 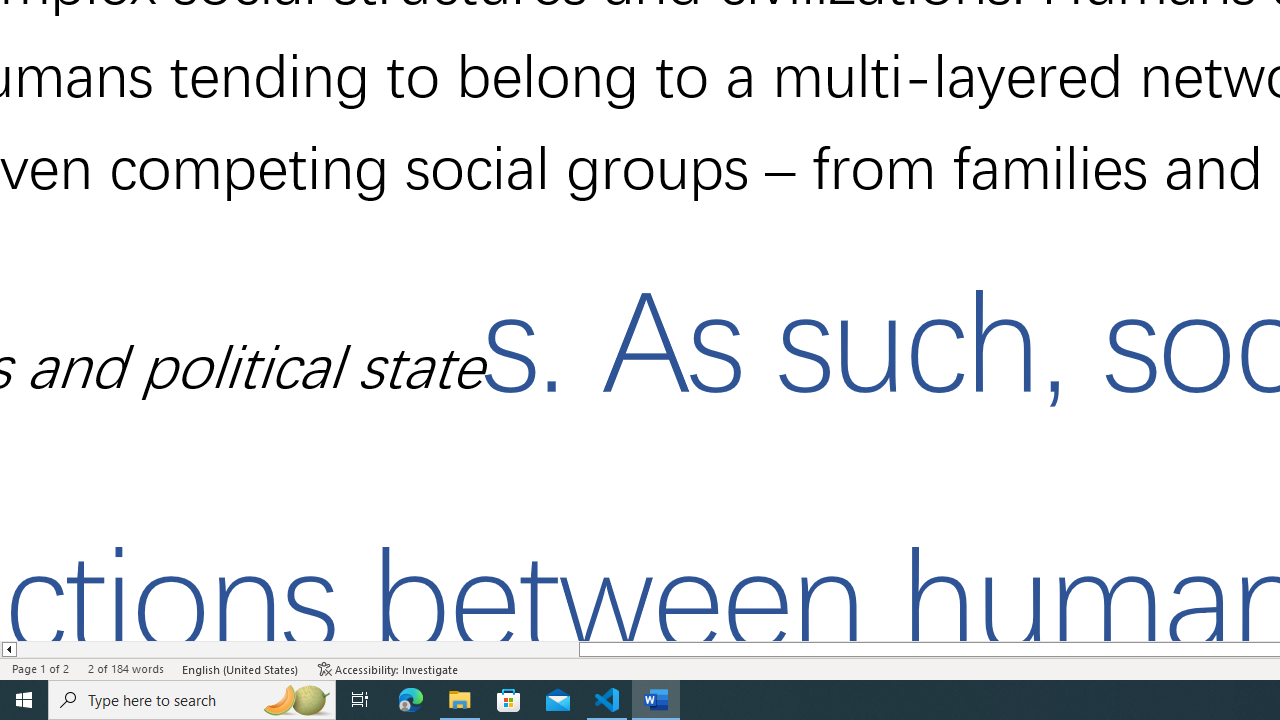 What do you see at coordinates (8, 649) in the screenshot?
I see `'Column left'` at bounding box center [8, 649].